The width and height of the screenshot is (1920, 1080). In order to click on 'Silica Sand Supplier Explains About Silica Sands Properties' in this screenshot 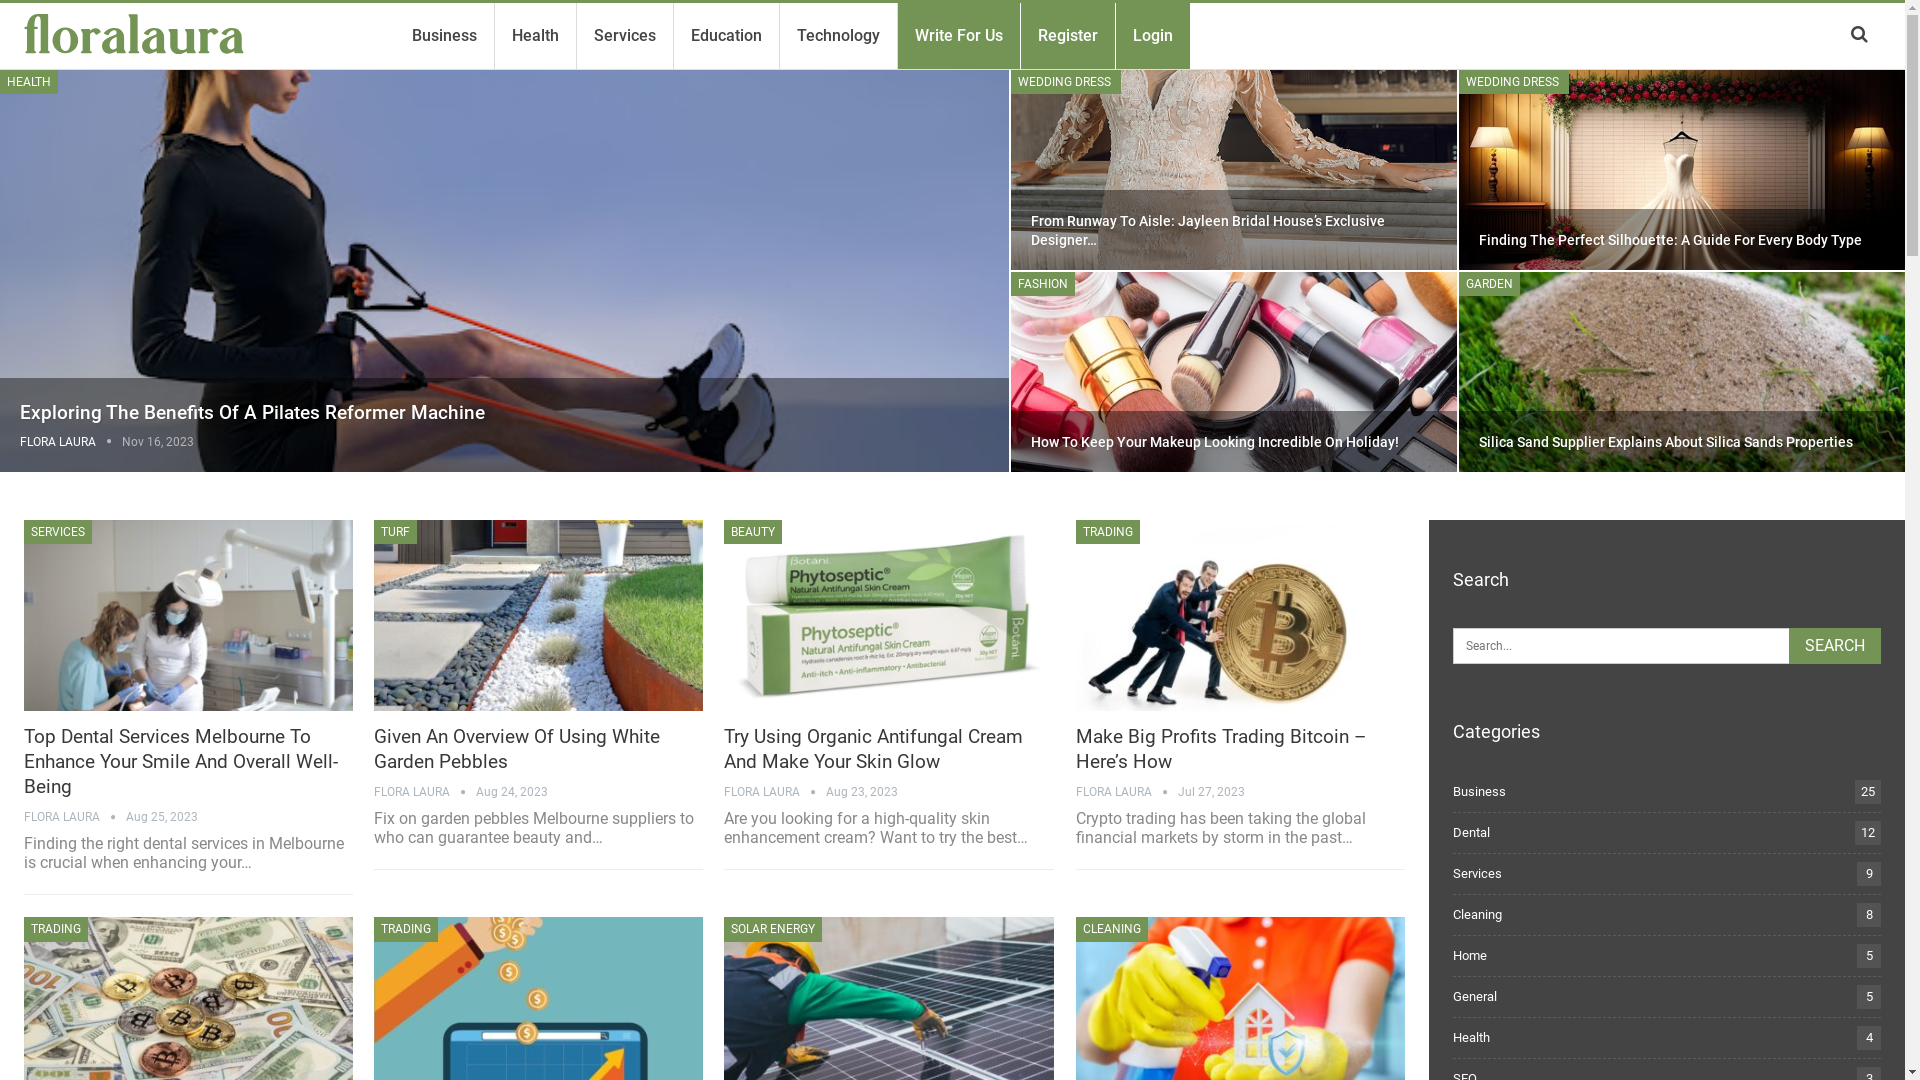, I will do `click(1665, 441)`.